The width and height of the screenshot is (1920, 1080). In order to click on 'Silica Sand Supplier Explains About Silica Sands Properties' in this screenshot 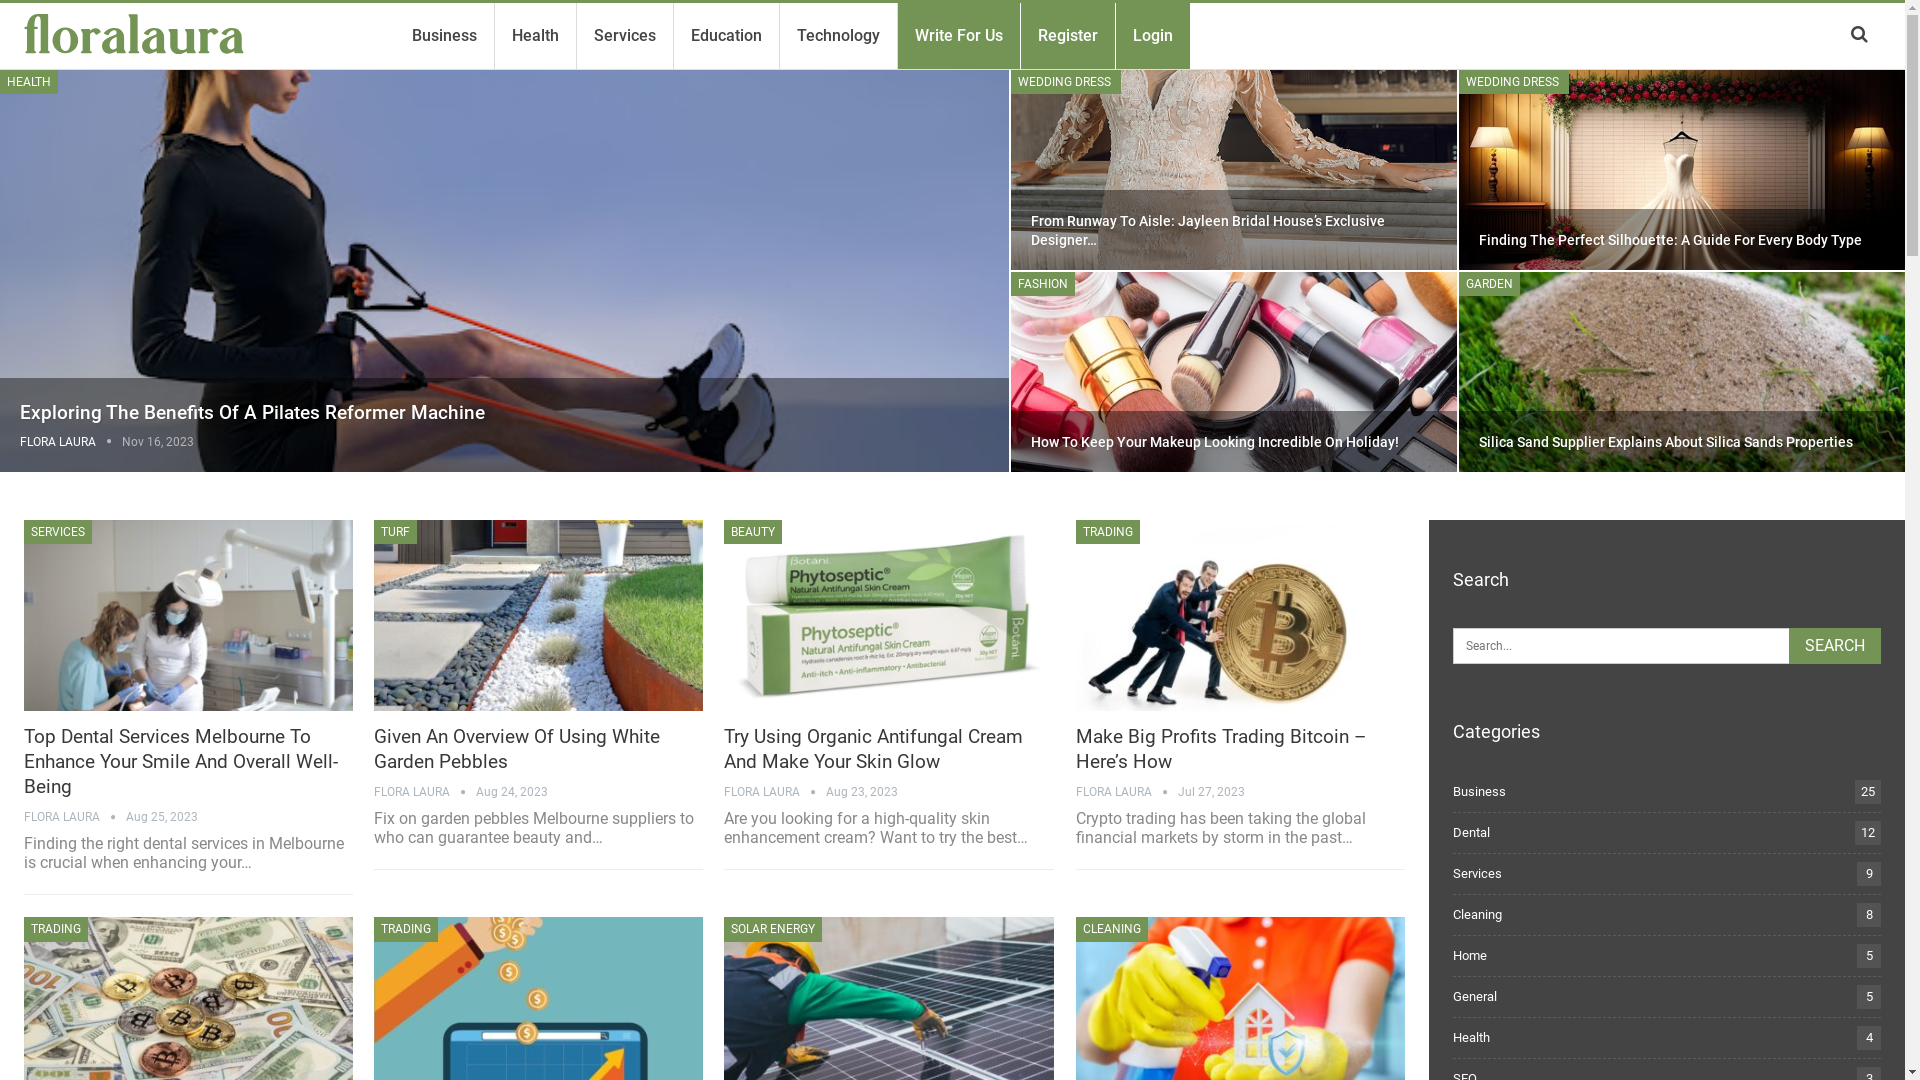, I will do `click(1665, 441)`.